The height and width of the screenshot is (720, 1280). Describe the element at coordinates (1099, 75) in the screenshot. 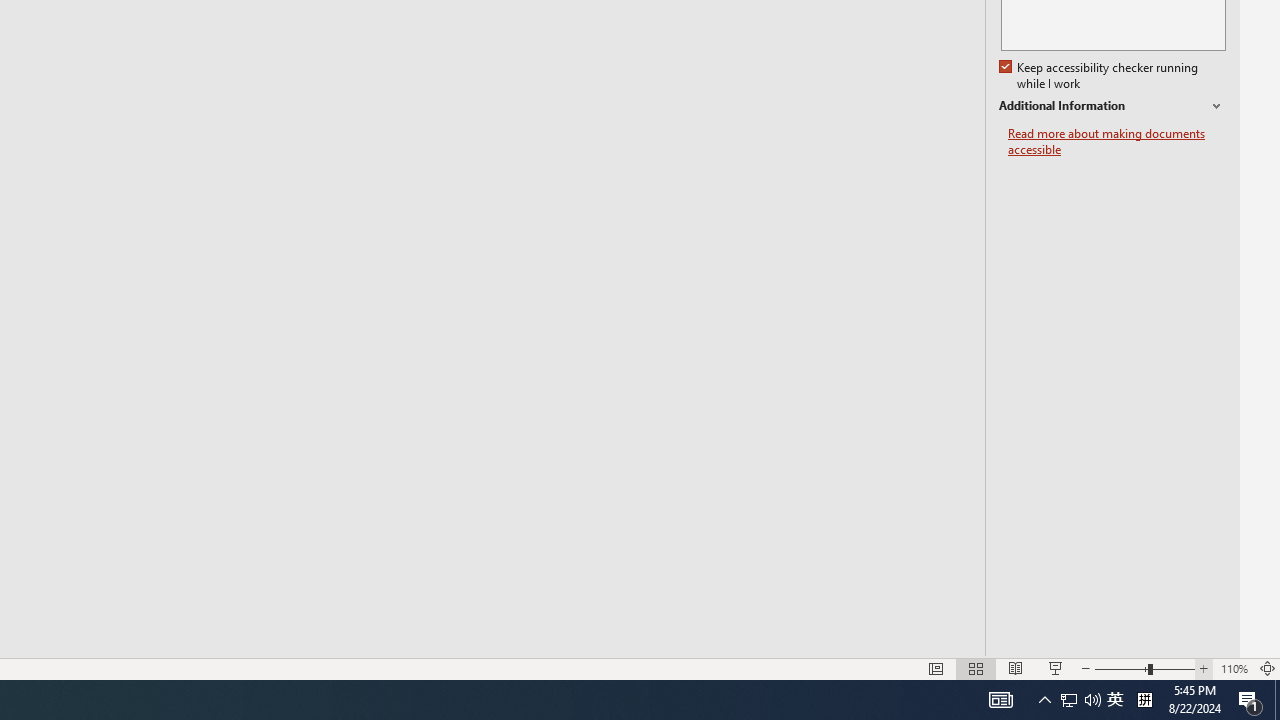

I see `'Keep accessibility checker running while I work'` at that location.